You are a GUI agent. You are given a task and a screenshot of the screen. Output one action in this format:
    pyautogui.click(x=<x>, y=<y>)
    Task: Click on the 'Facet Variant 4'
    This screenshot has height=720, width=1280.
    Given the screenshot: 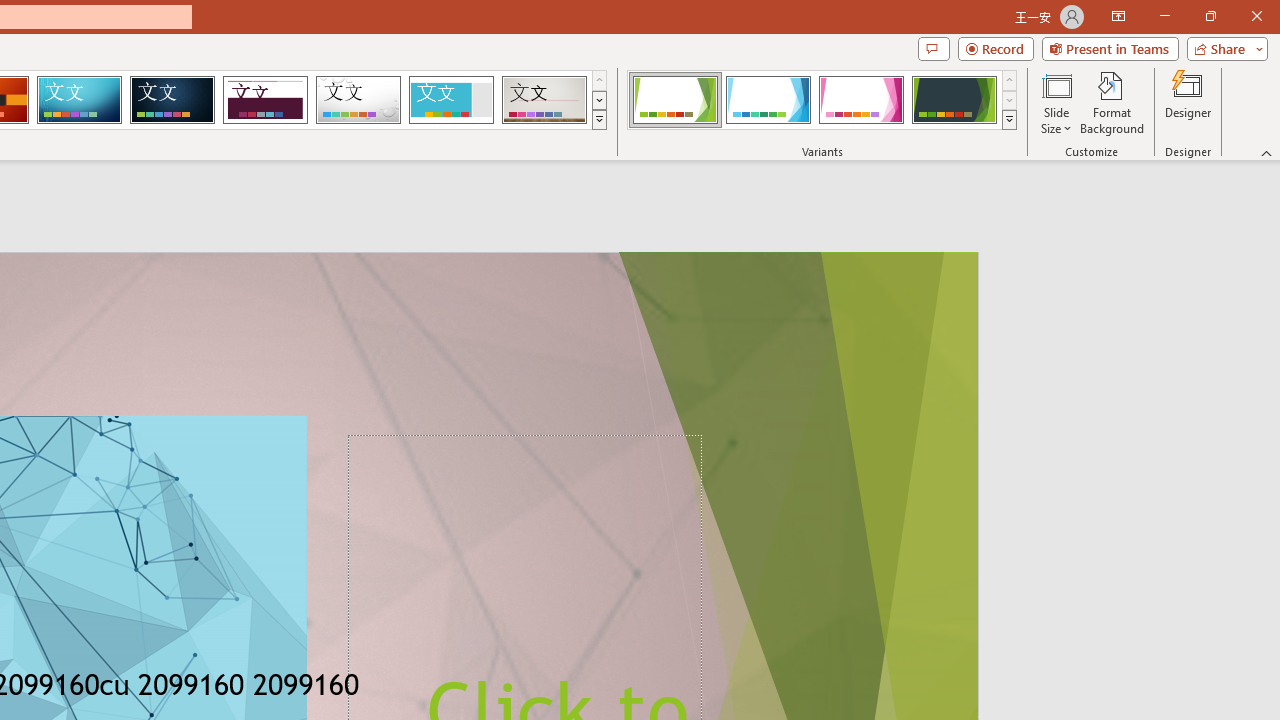 What is the action you would take?
    pyautogui.click(x=953, y=100)
    